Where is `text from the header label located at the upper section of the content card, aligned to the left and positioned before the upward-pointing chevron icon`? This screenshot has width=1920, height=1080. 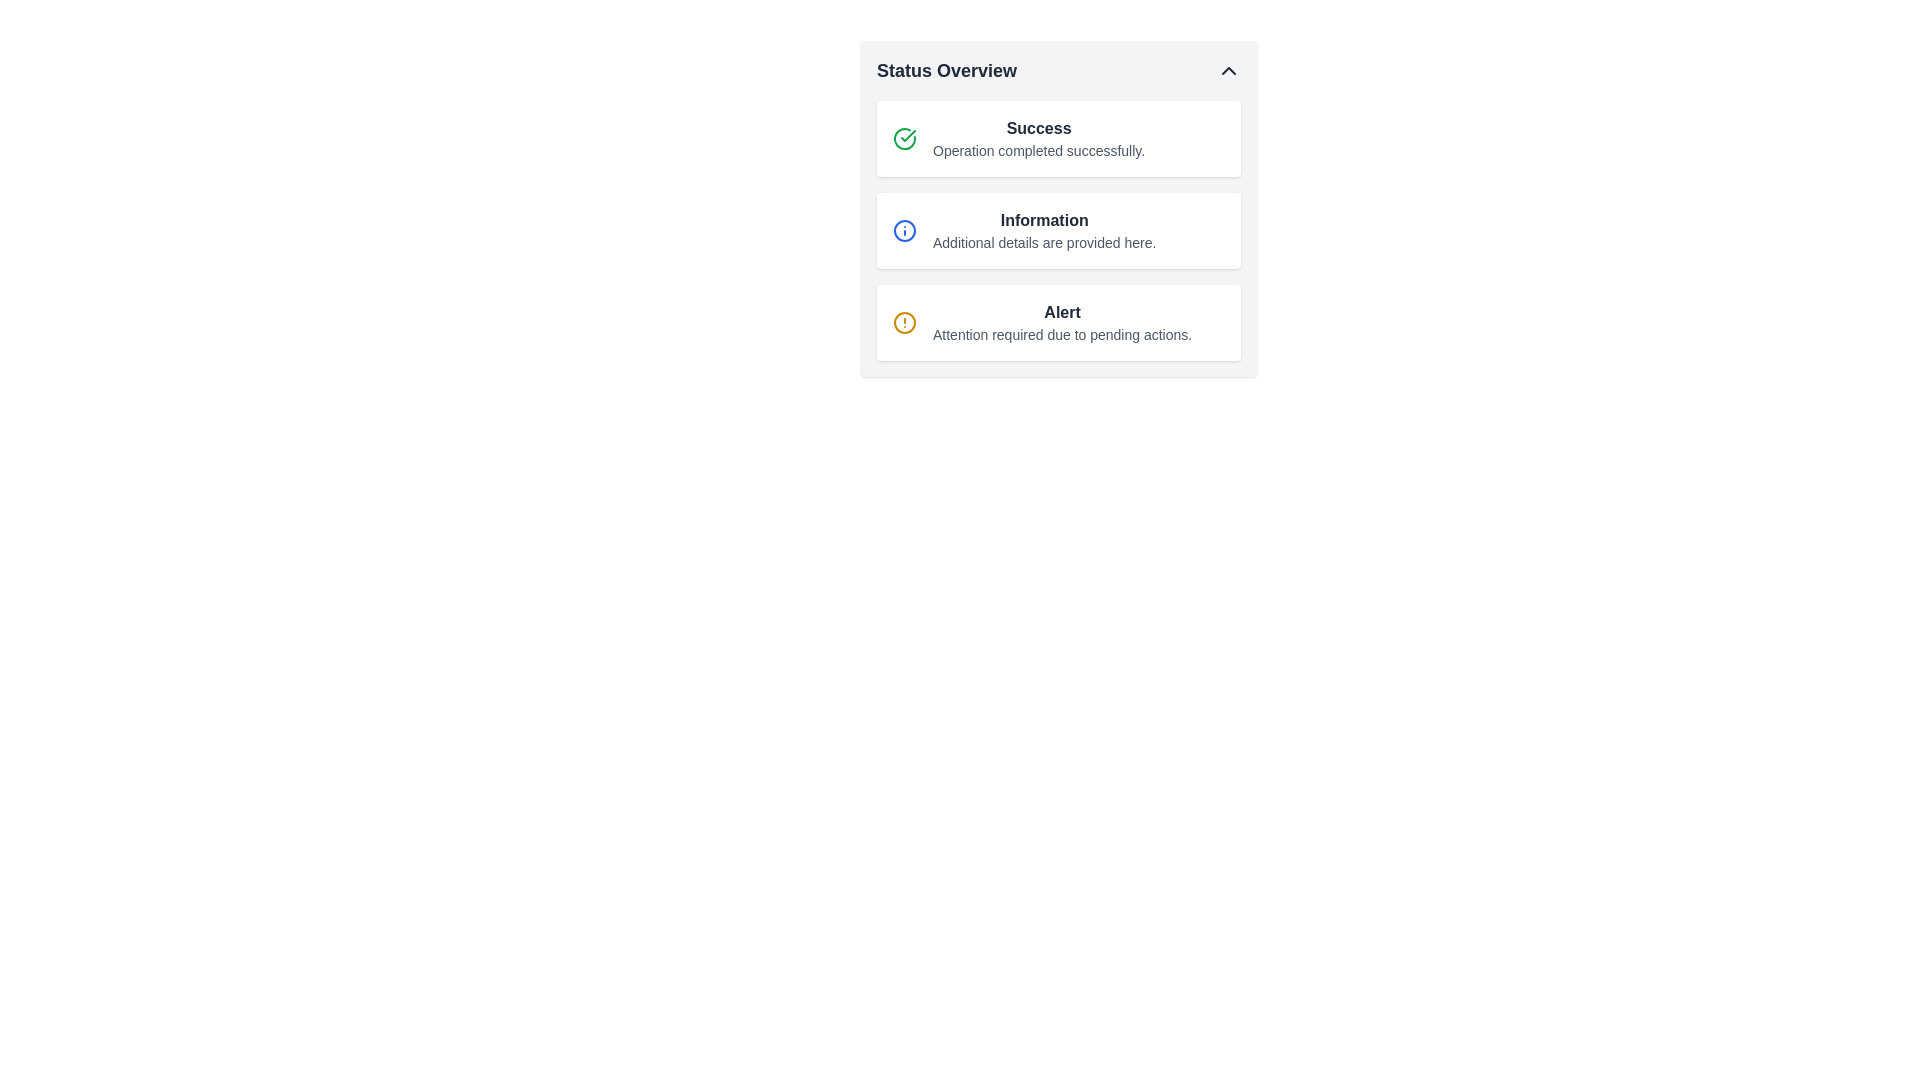 text from the header label located at the upper section of the content card, aligned to the left and positioned before the upward-pointing chevron icon is located at coordinates (945, 69).